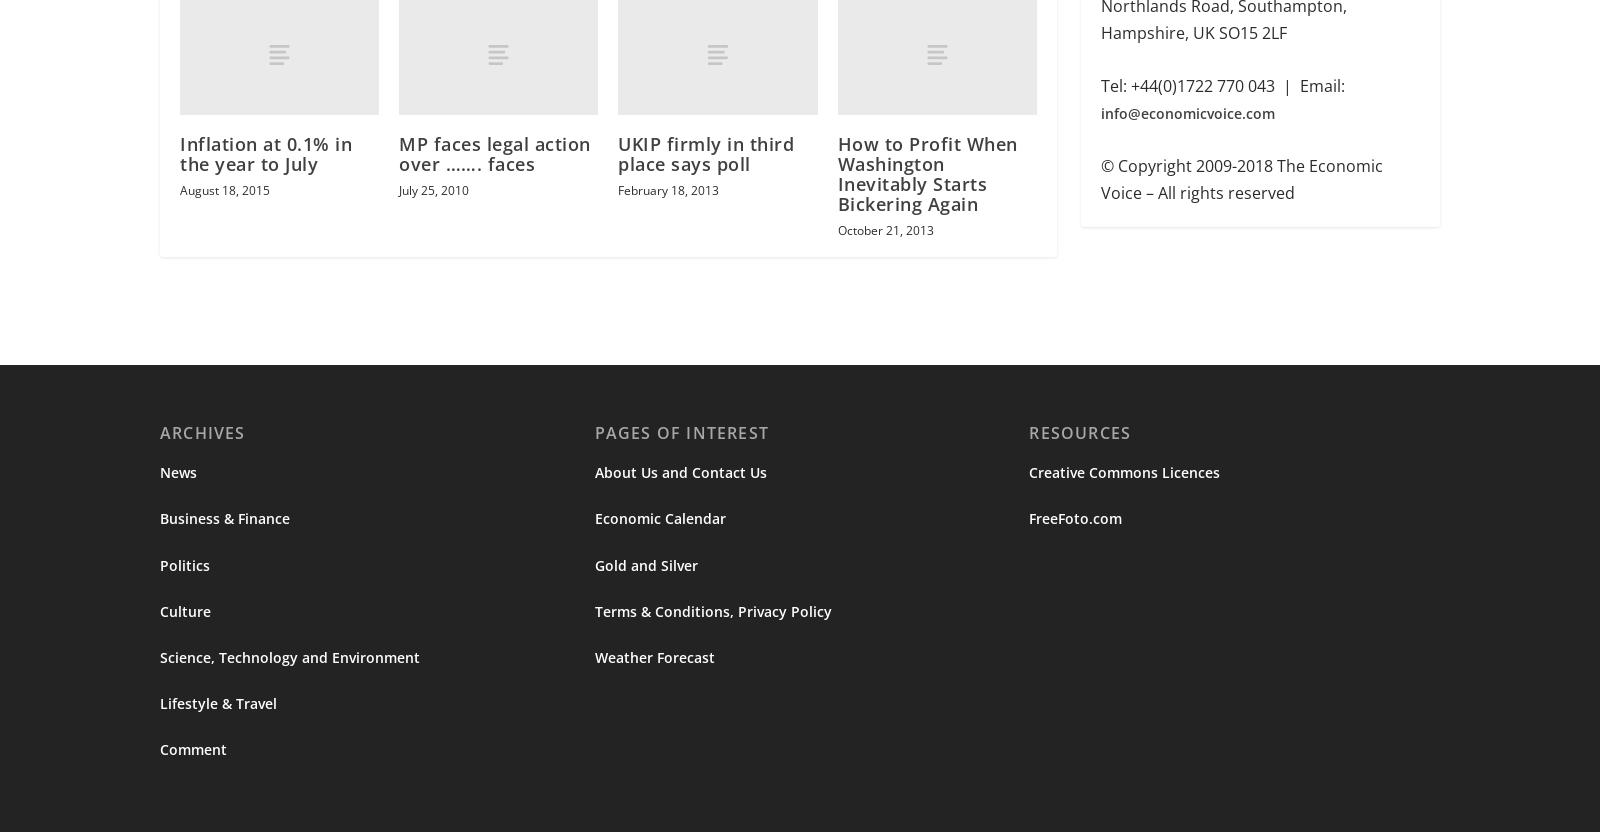  Describe the element at coordinates (266, 156) in the screenshot. I see `'Inflation at 0.1% in the year to July'` at that location.